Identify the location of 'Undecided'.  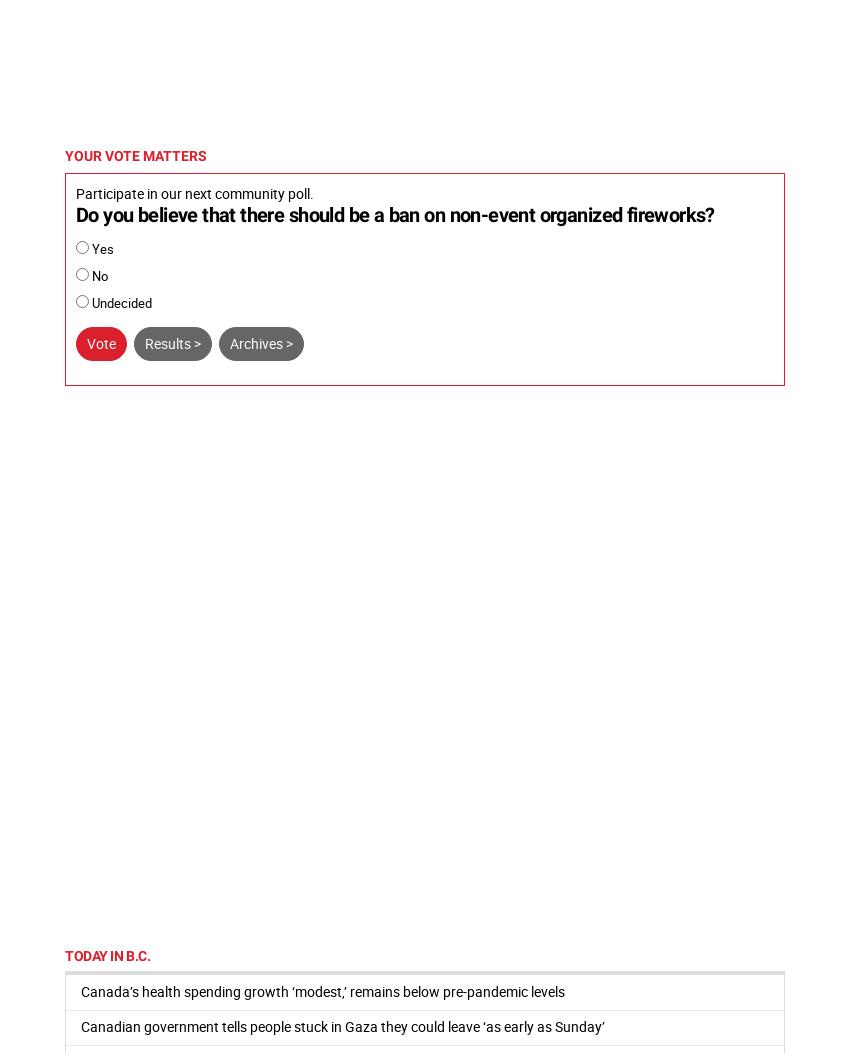
(87, 303).